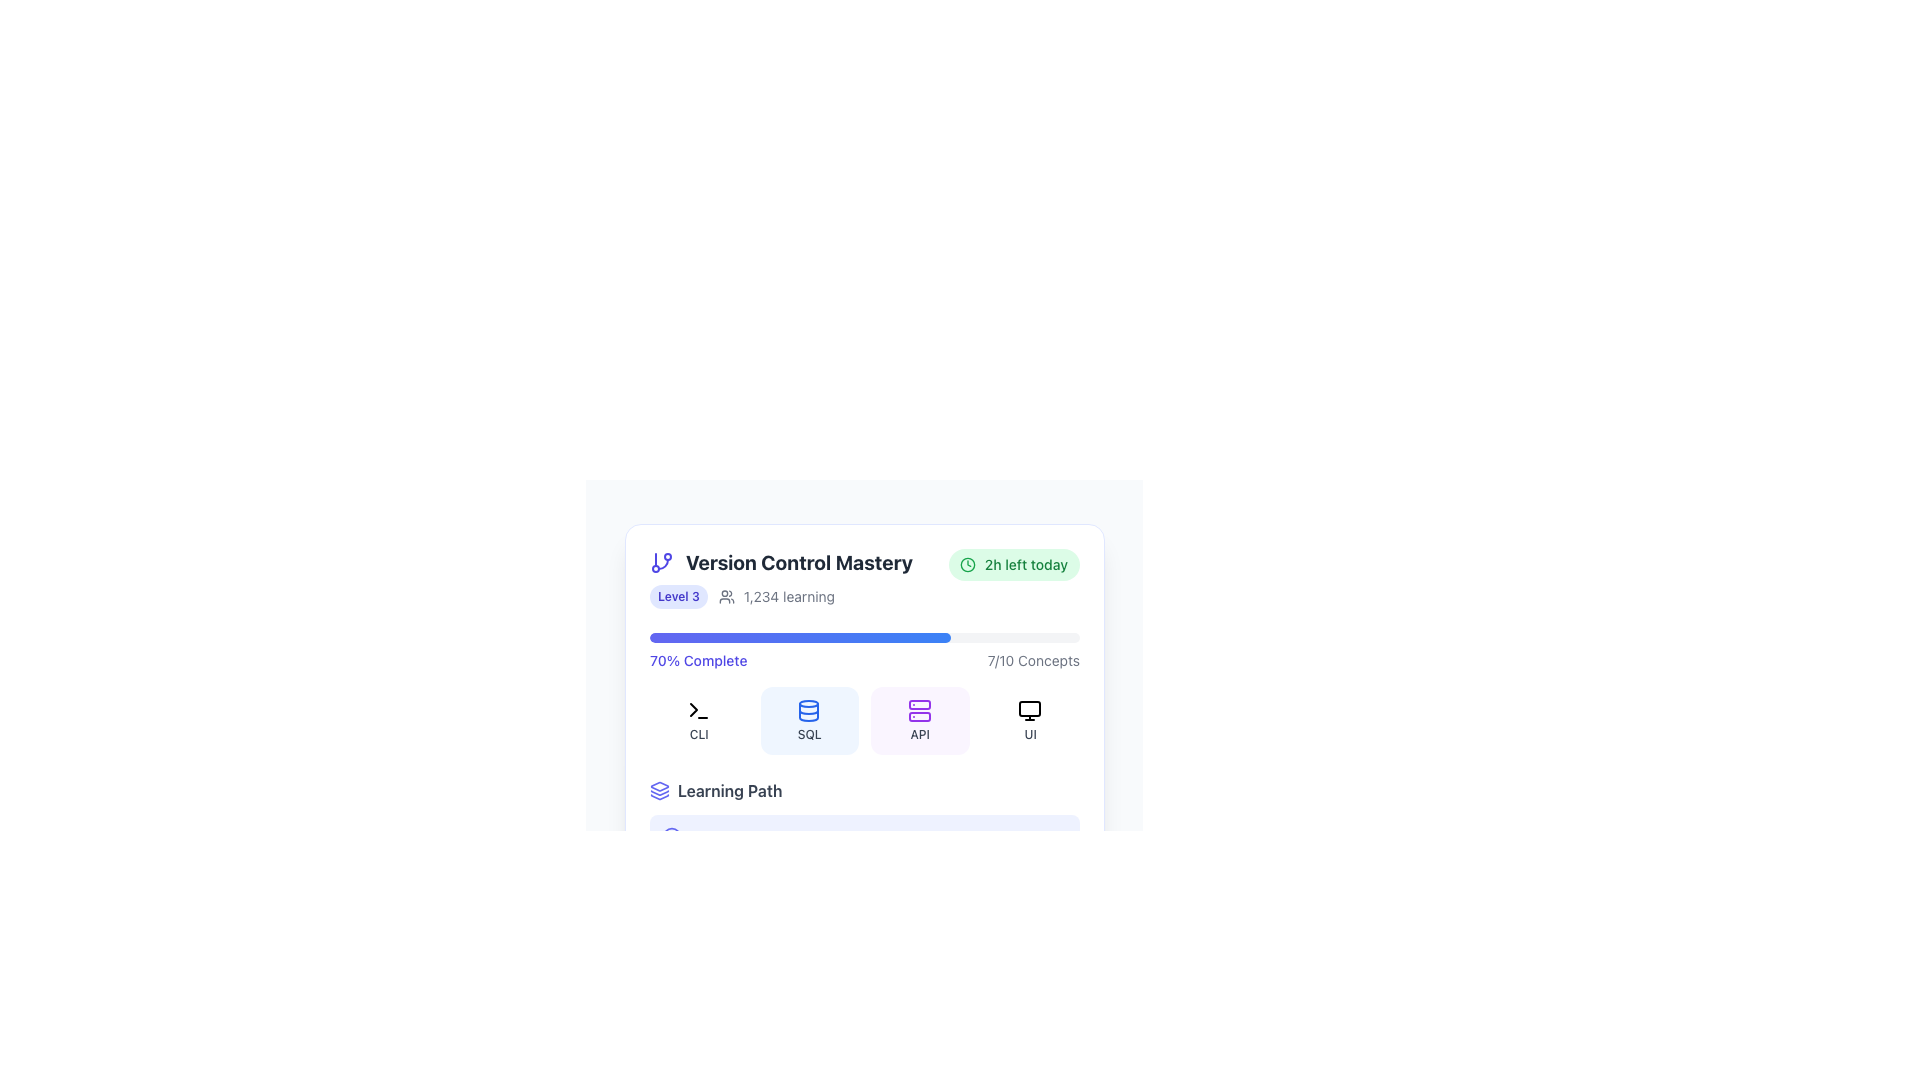  What do you see at coordinates (864, 693) in the screenshot?
I see `individual components within the segmented dashboard grid located under the '70% Complete' progress bar in the 'Version Control Mastery' section` at bounding box center [864, 693].